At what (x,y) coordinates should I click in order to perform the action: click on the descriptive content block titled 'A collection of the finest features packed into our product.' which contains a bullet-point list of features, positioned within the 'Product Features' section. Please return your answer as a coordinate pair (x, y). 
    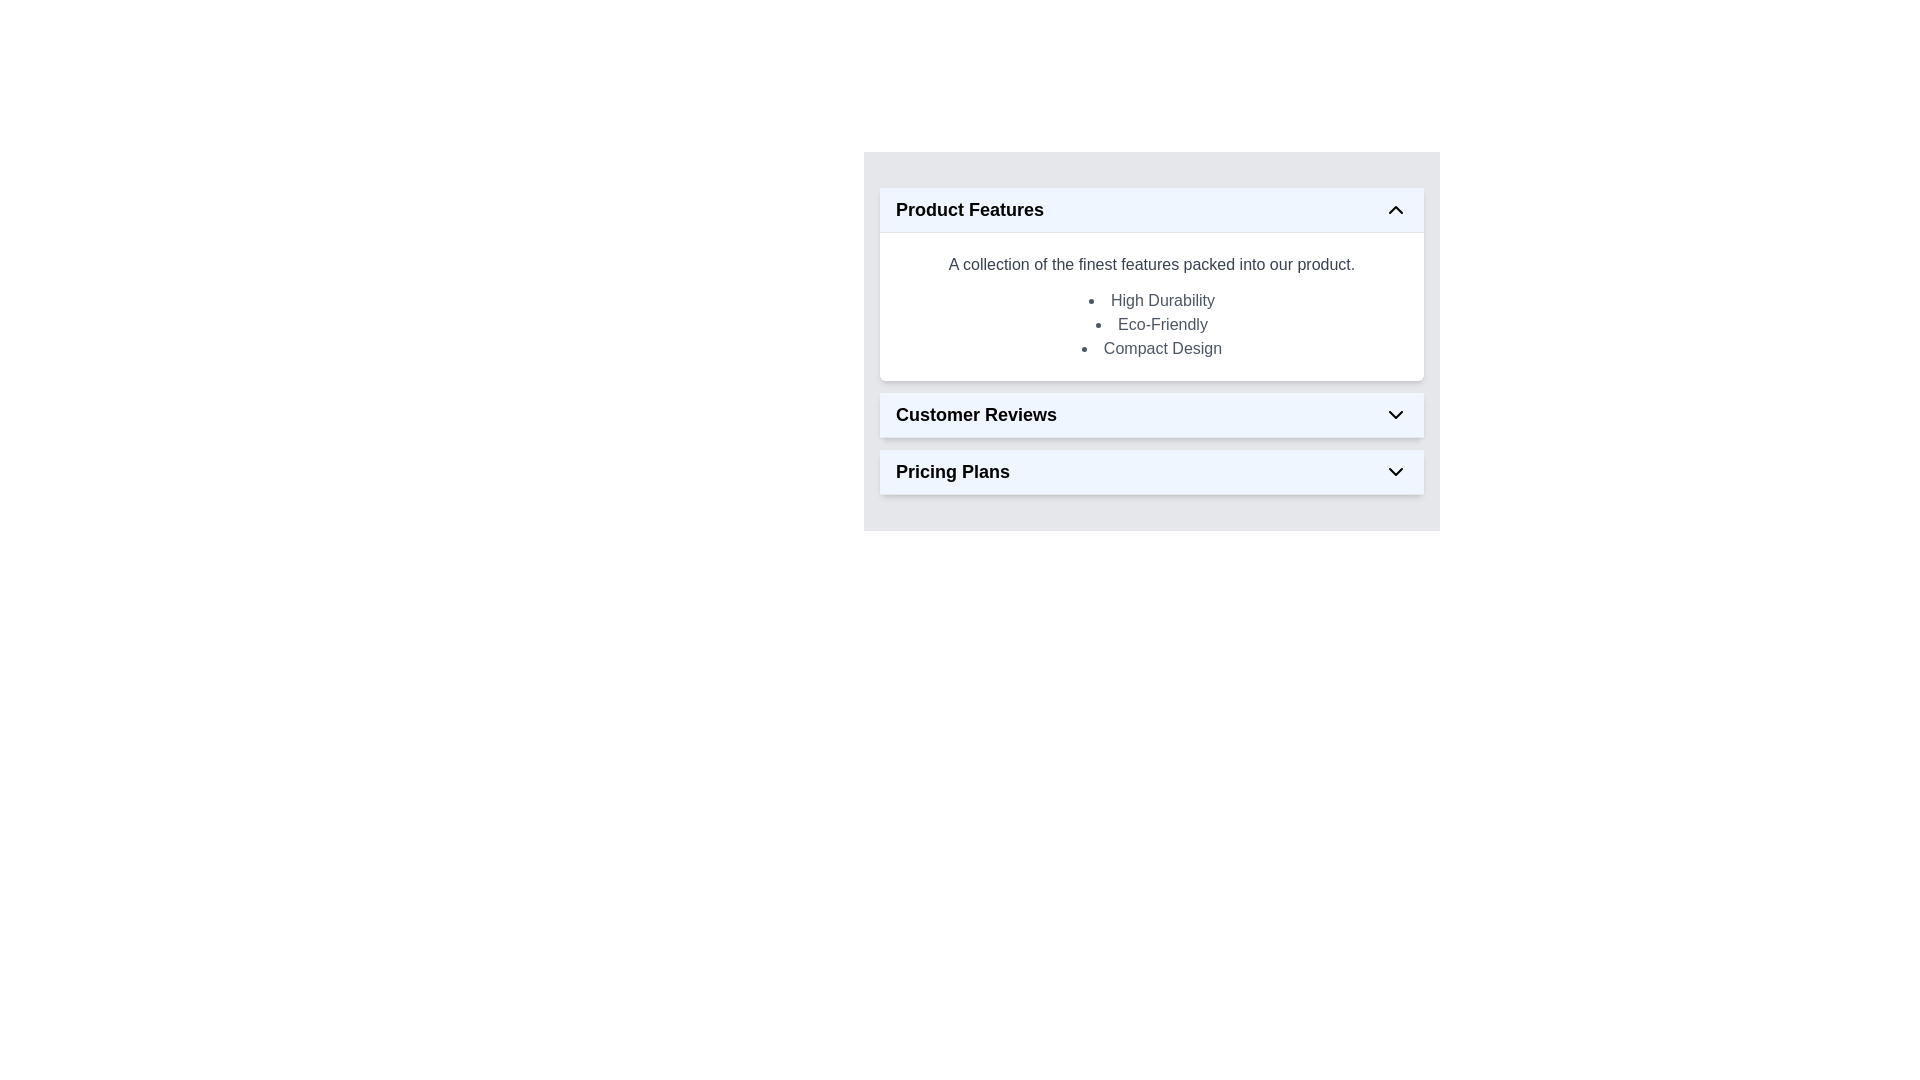
    Looking at the image, I should click on (1152, 307).